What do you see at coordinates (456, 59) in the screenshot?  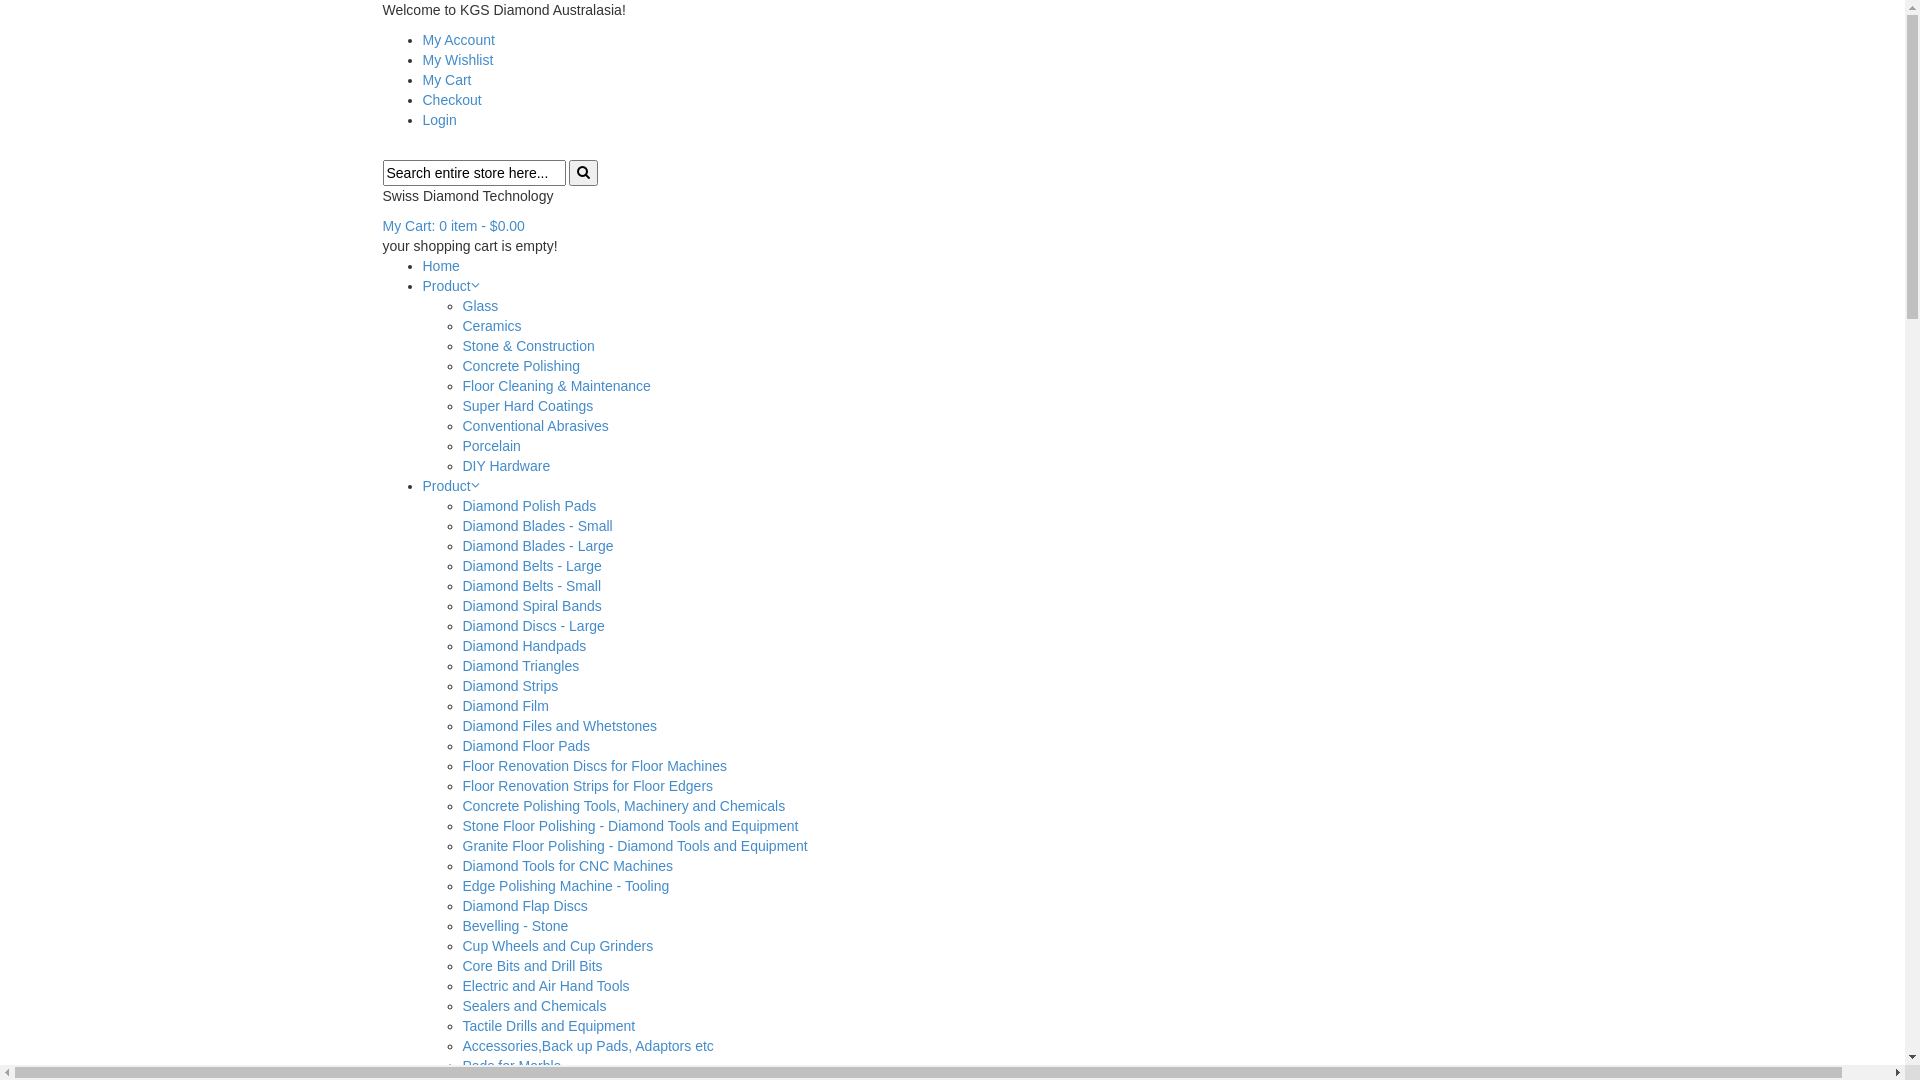 I see `'My Wishlist'` at bounding box center [456, 59].